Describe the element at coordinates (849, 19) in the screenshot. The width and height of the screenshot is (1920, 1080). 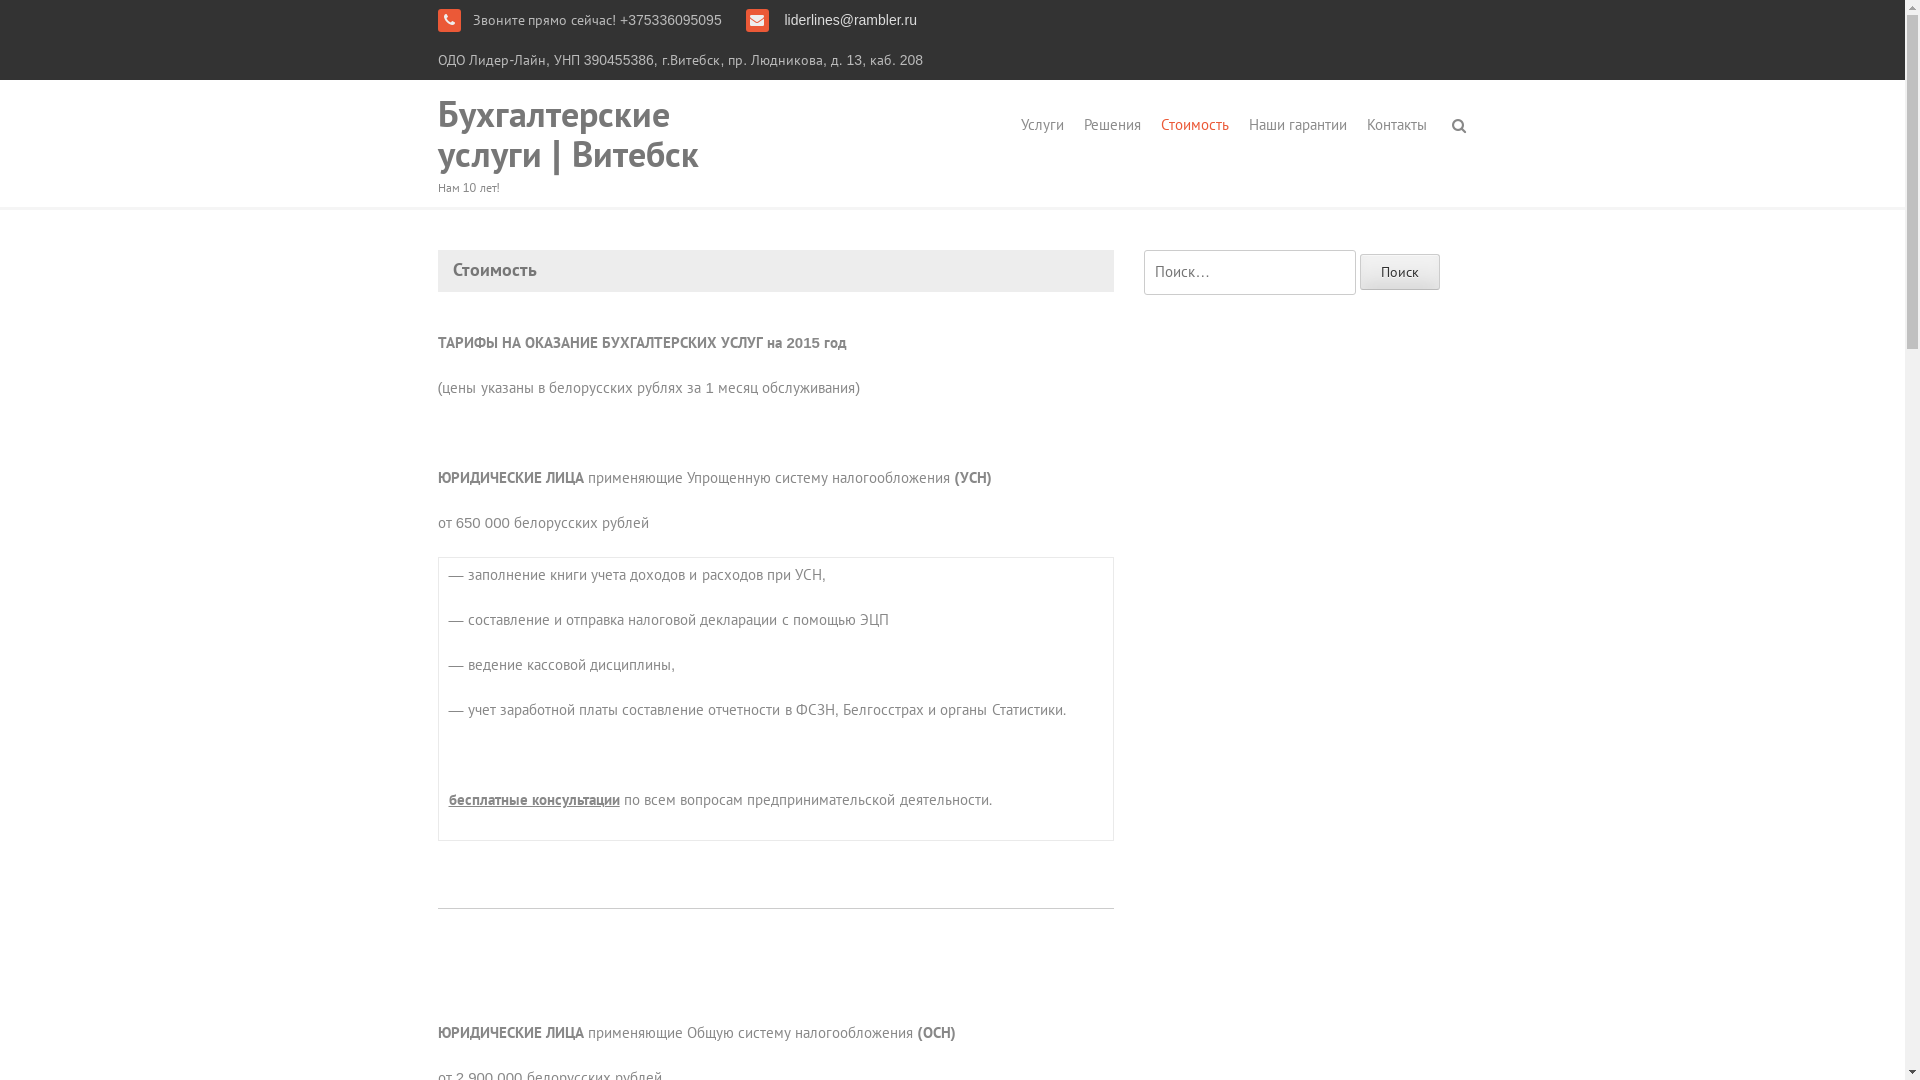
I see `'liderlines@rambler.ru'` at that location.